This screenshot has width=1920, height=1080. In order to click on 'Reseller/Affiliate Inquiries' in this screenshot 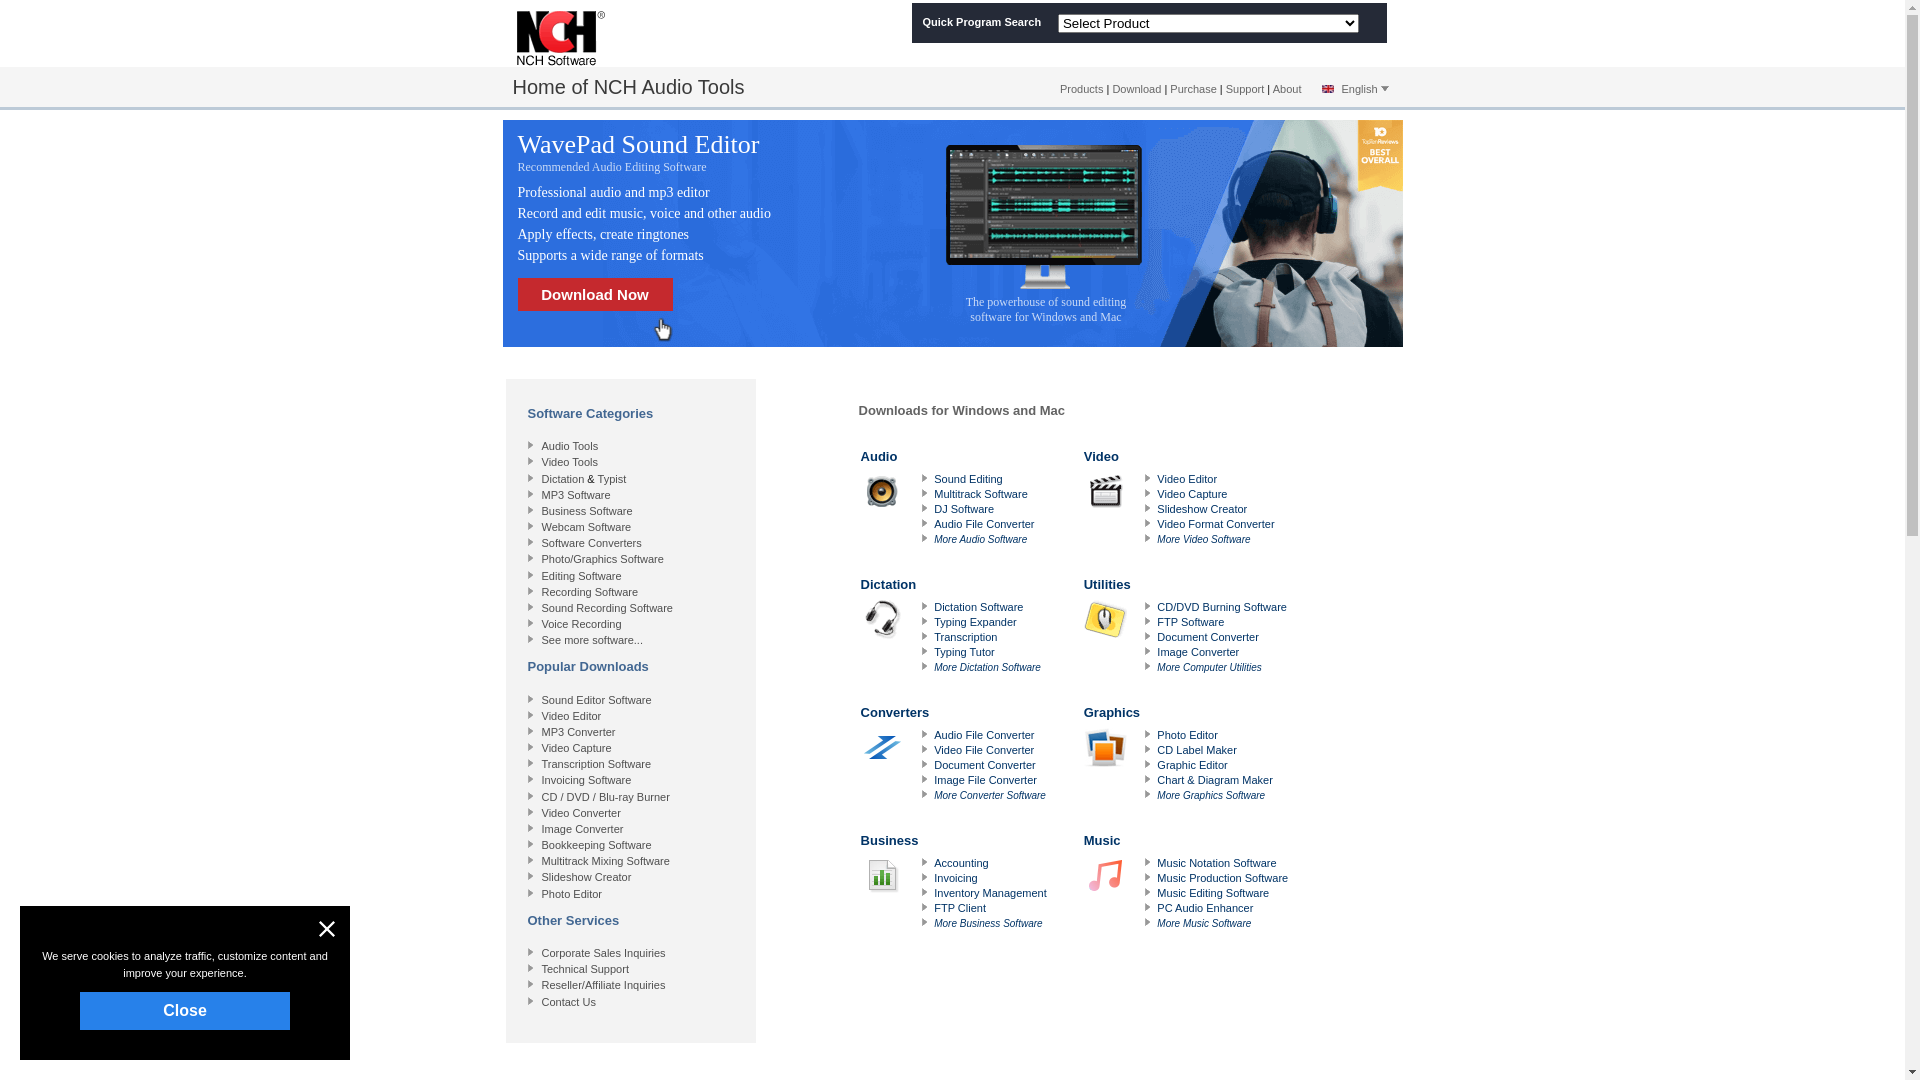, I will do `click(603, 983)`.